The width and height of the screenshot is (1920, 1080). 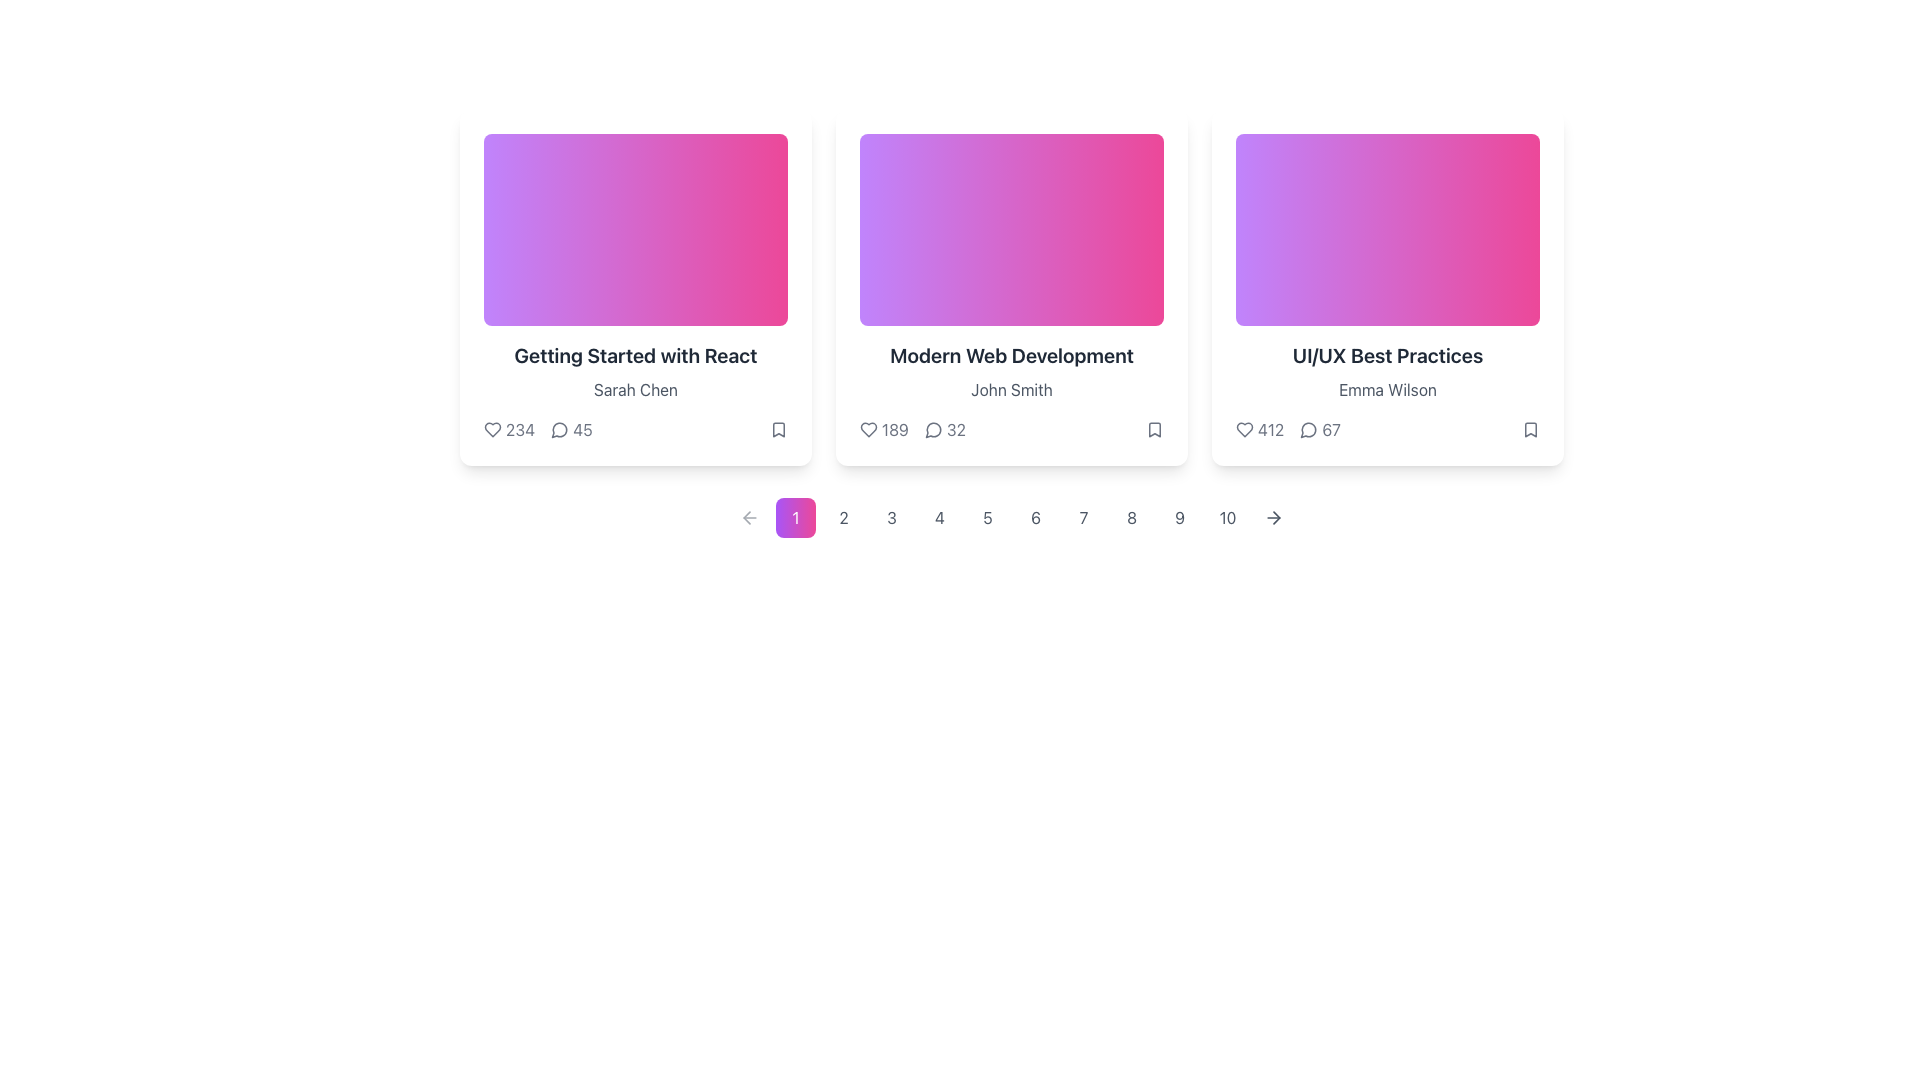 I want to click on the interactive comment indicator displaying the number '67' located in the bottom-right section of the 'UI/UX Best Practices' card by Emma Wilson, so click(x=1320, y=428).